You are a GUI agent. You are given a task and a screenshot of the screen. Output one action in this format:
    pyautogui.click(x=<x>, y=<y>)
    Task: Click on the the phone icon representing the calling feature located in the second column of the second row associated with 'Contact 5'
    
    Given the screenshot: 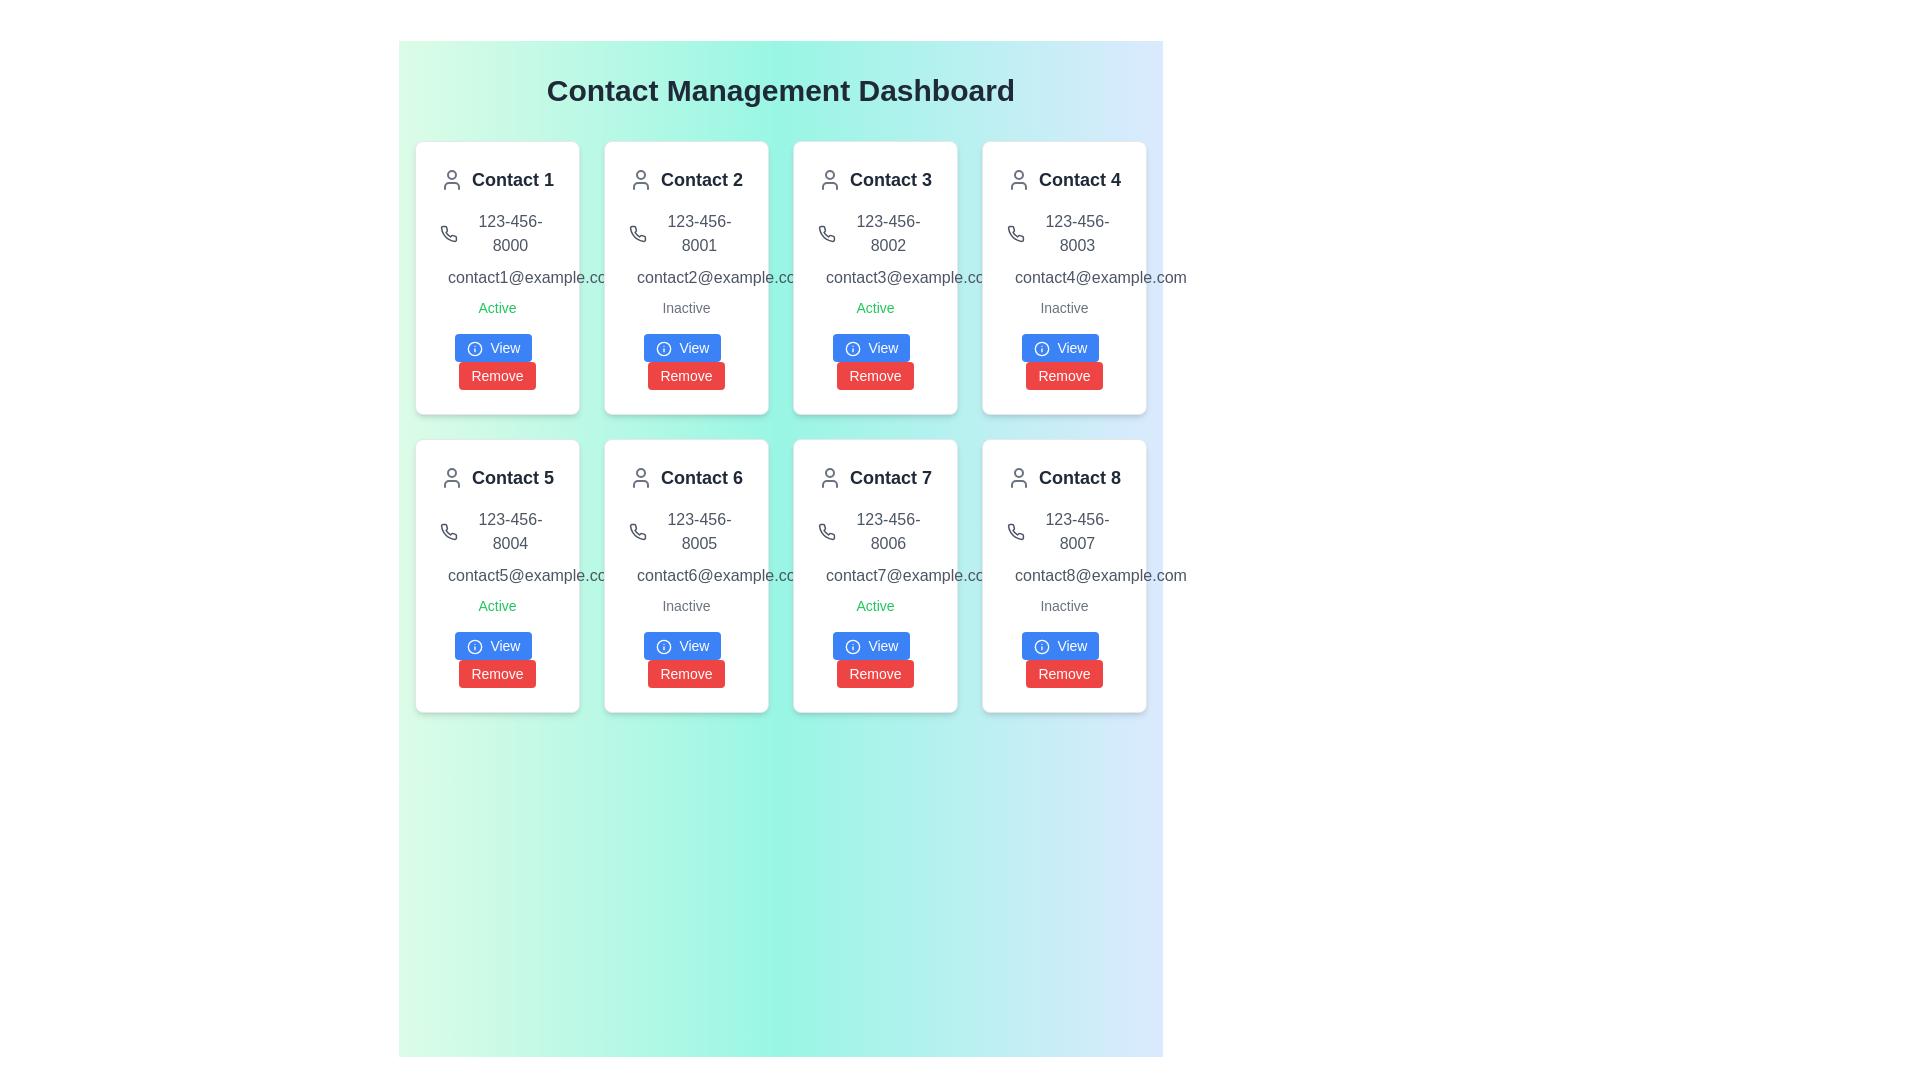 What is the action you would take?
    pyautogui.click(x=447, y=531)
    